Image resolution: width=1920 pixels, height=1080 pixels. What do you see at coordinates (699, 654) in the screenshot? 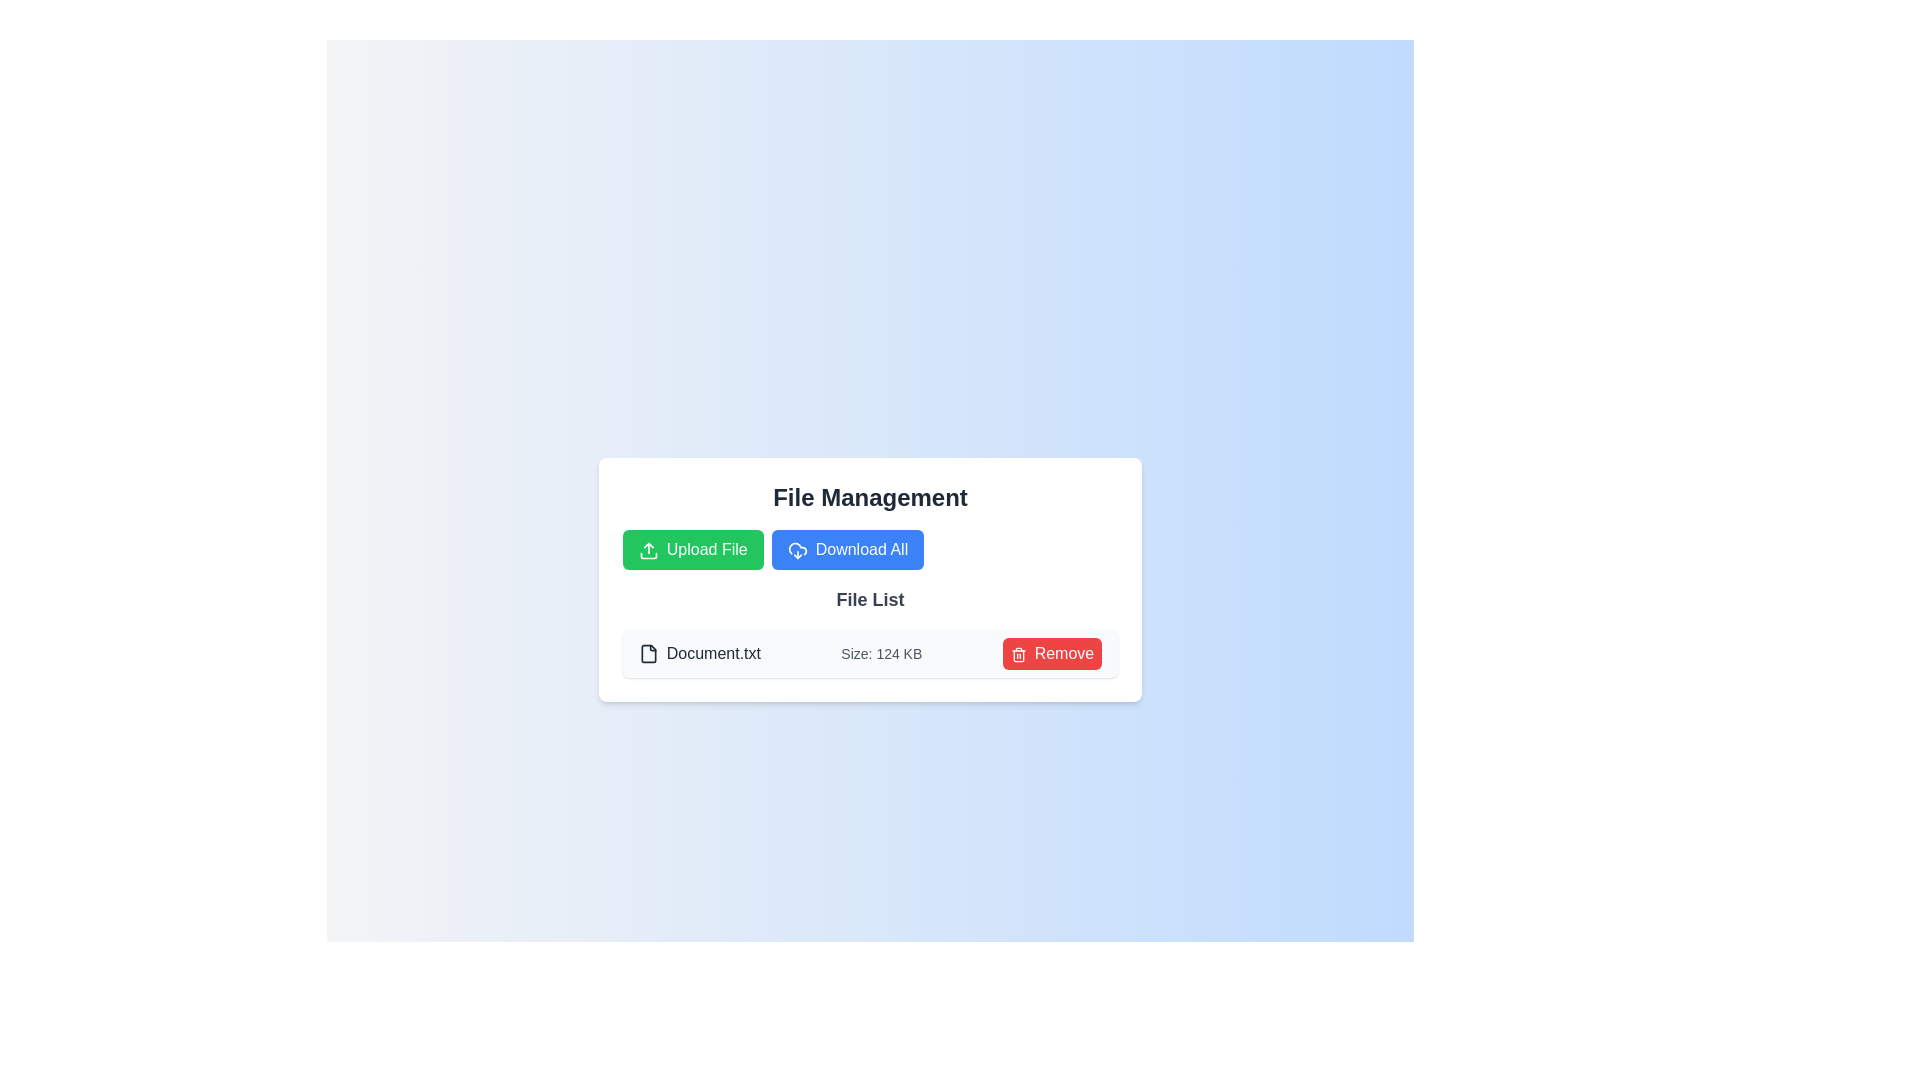
I see `the text label 'Document.txt' which is styled with a gray font on a white background and is paired with a document file icon, located in the 'File List' section` at bounding box center [699, 654].